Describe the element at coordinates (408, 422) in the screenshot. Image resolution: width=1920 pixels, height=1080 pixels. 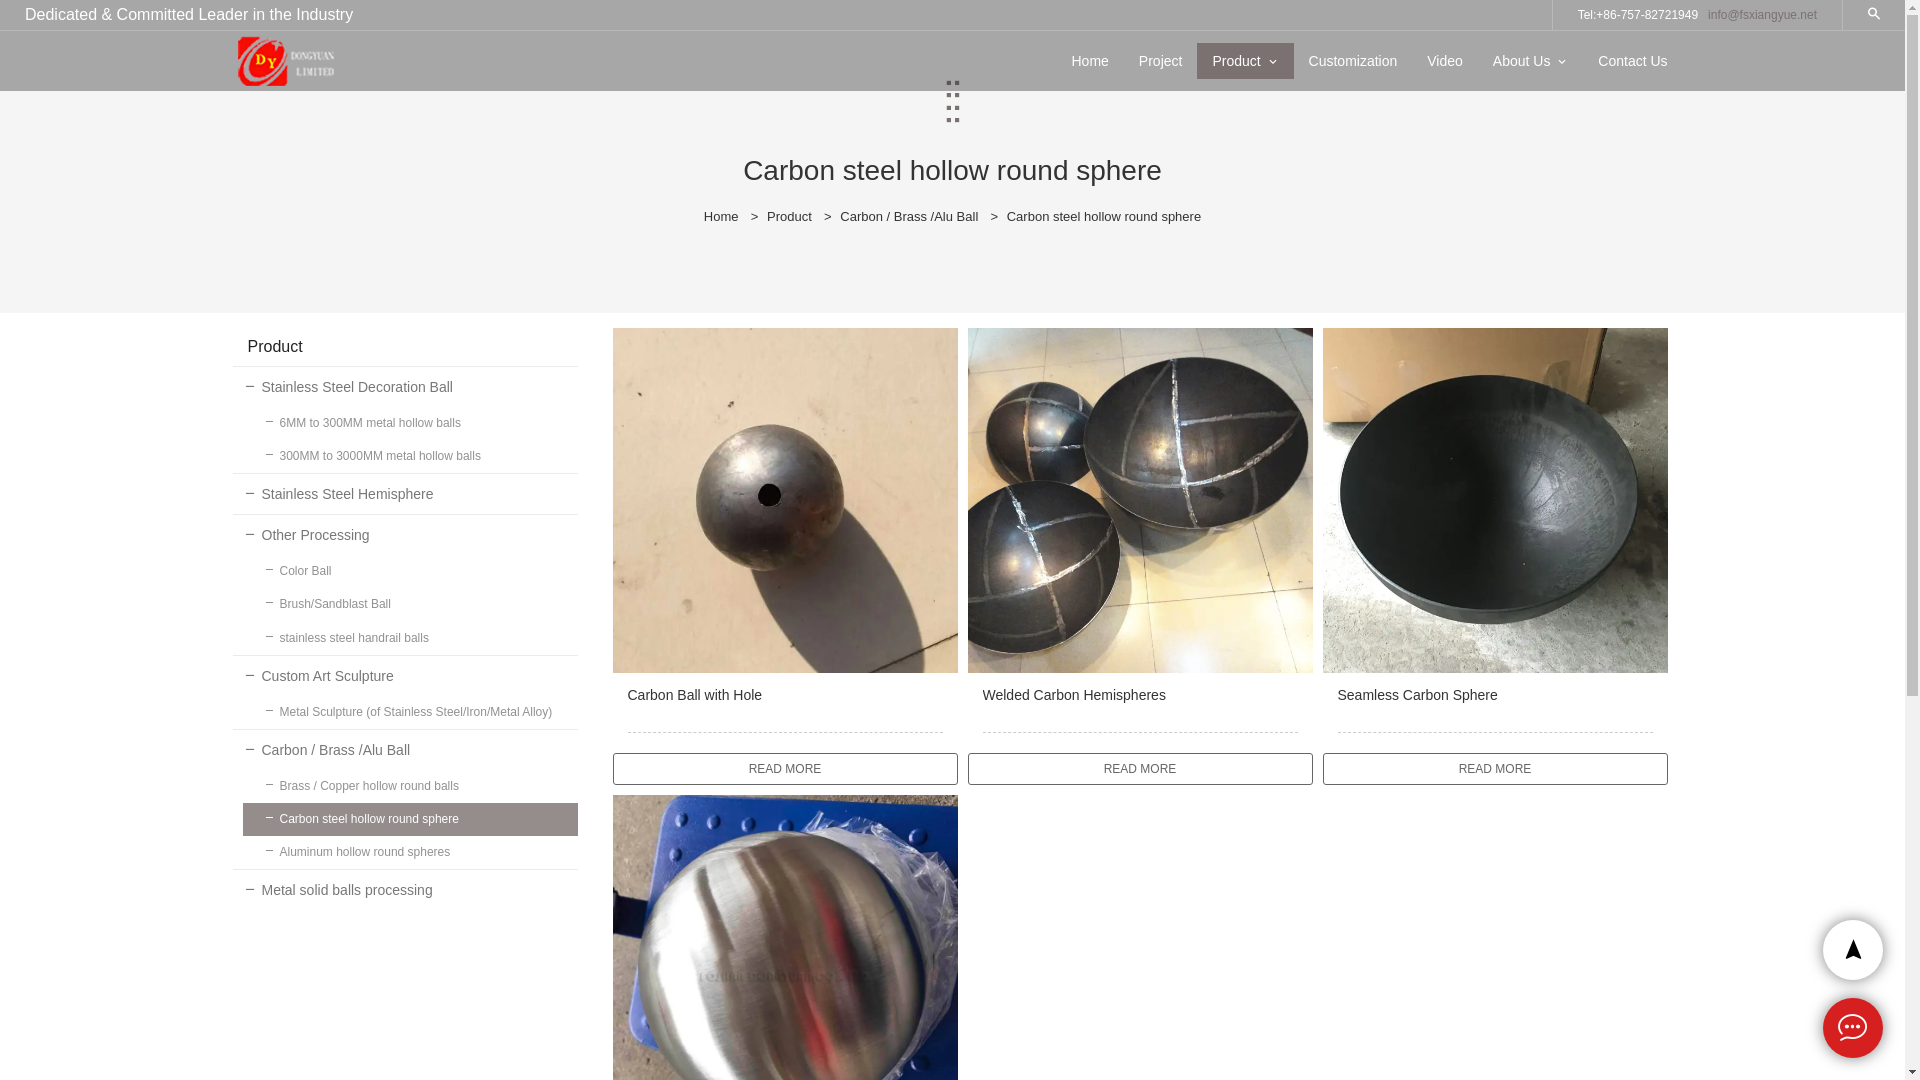
I see `'6MM to 300MM metal hollow balls'` at that location.